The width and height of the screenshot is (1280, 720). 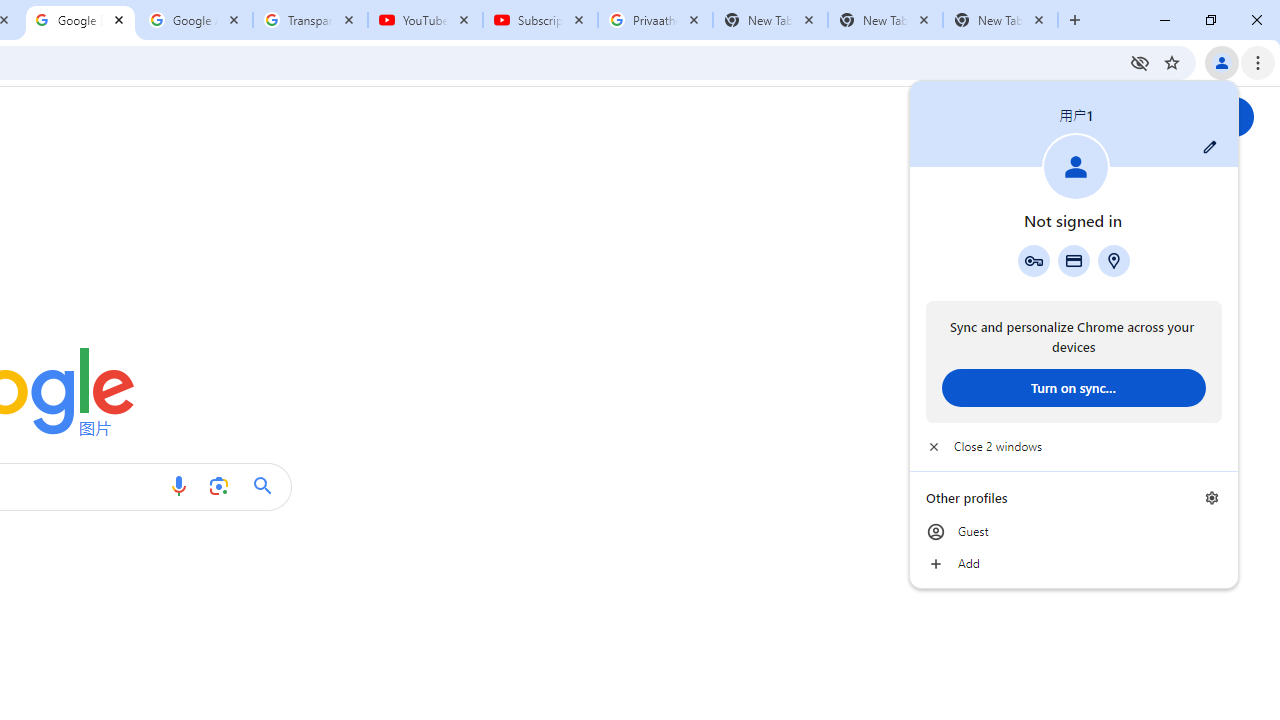 What do you see at coordinates (1072, 446) in the screenshot?
I see `'Close 2 windows'` at bounding box center [1072, 446].